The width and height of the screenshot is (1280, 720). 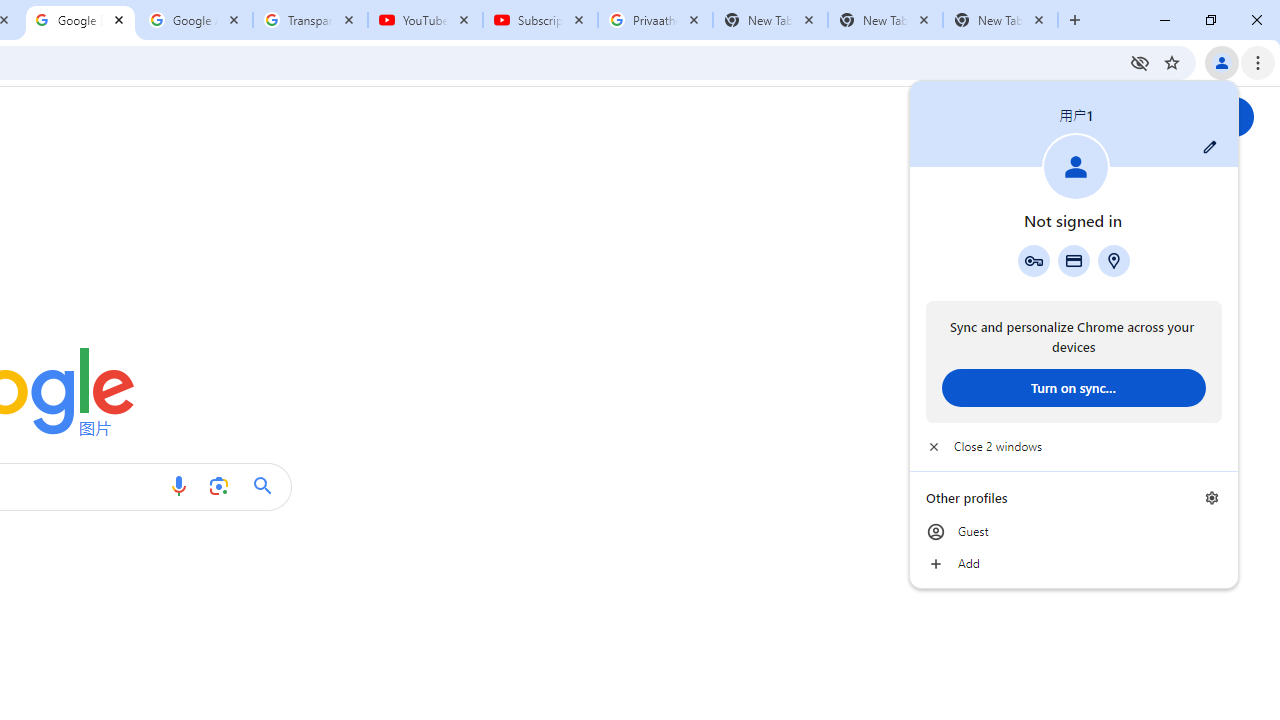 What do you see at coordinates (1072, 446) in the screenshot?
I see `'Close 2 windows'` at bounding box center [1072, 446].